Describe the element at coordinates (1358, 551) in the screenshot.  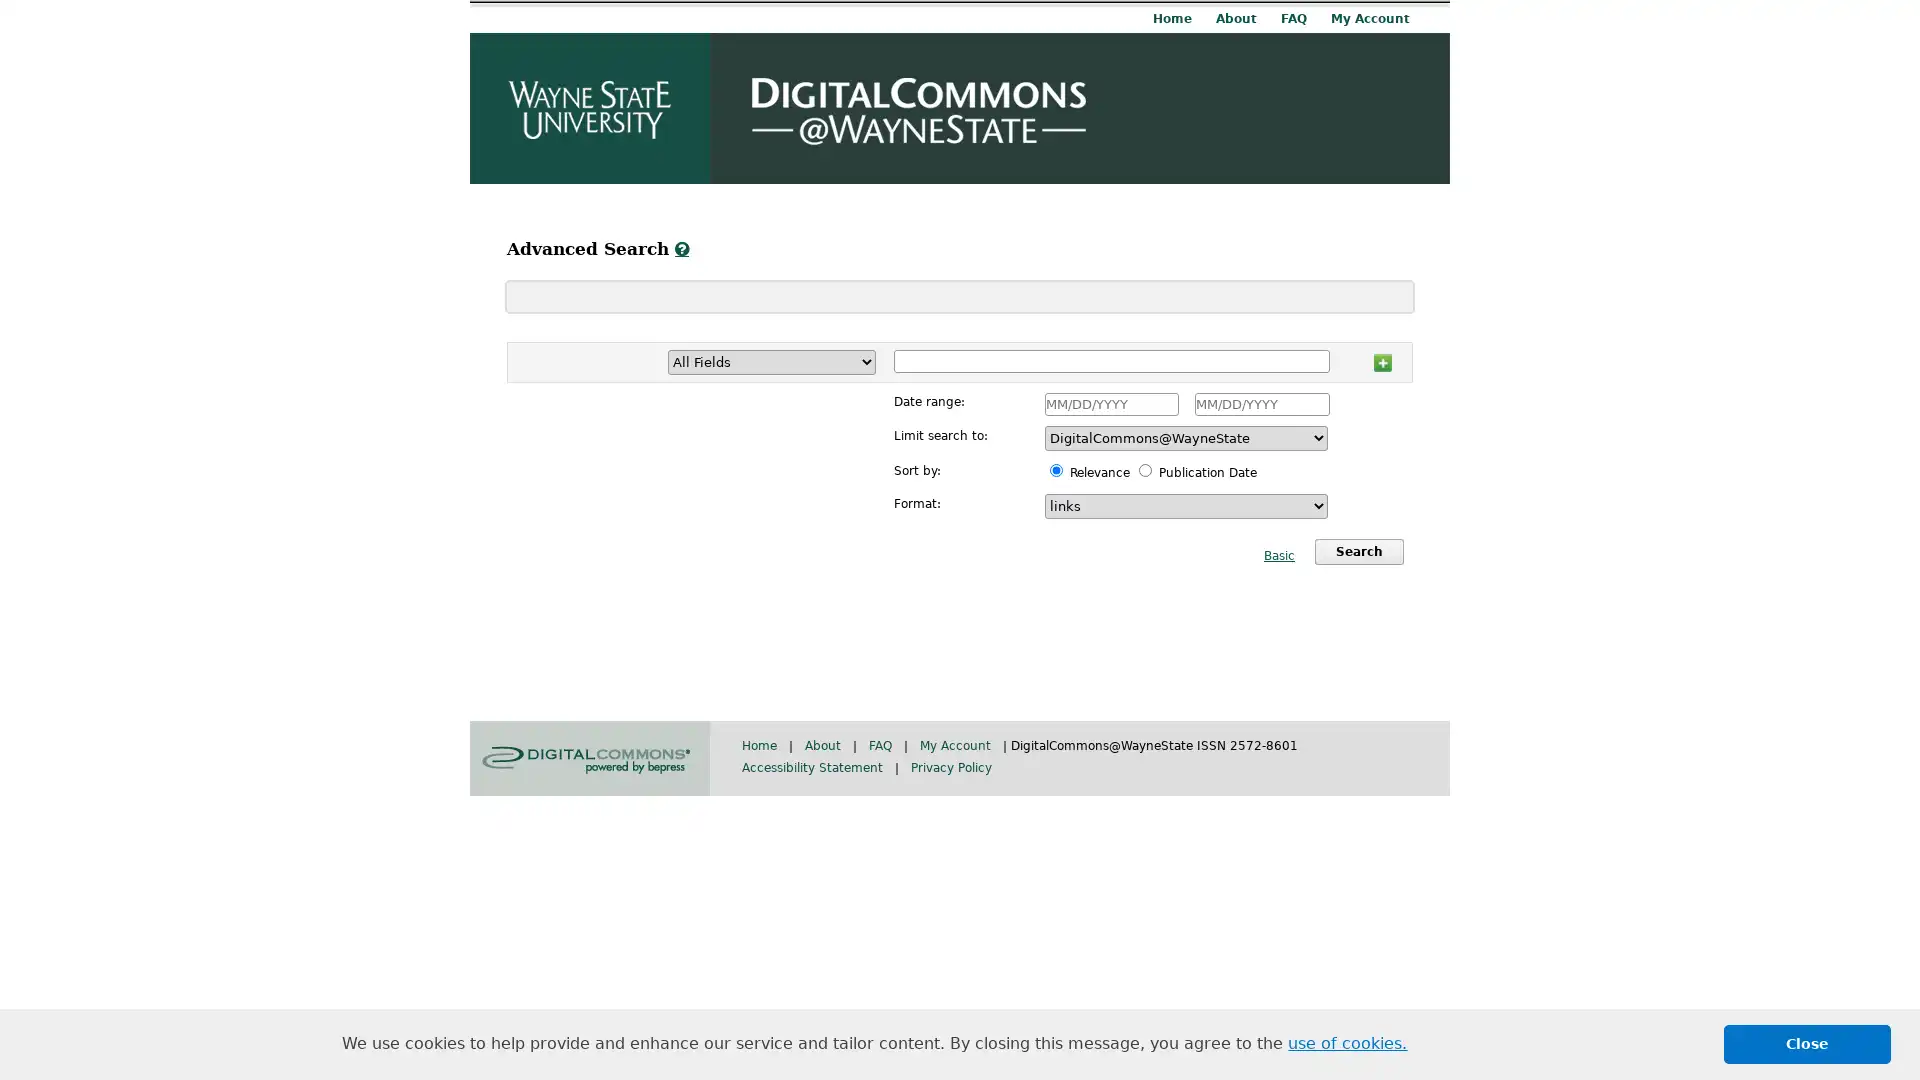
I see `Search` at that location.